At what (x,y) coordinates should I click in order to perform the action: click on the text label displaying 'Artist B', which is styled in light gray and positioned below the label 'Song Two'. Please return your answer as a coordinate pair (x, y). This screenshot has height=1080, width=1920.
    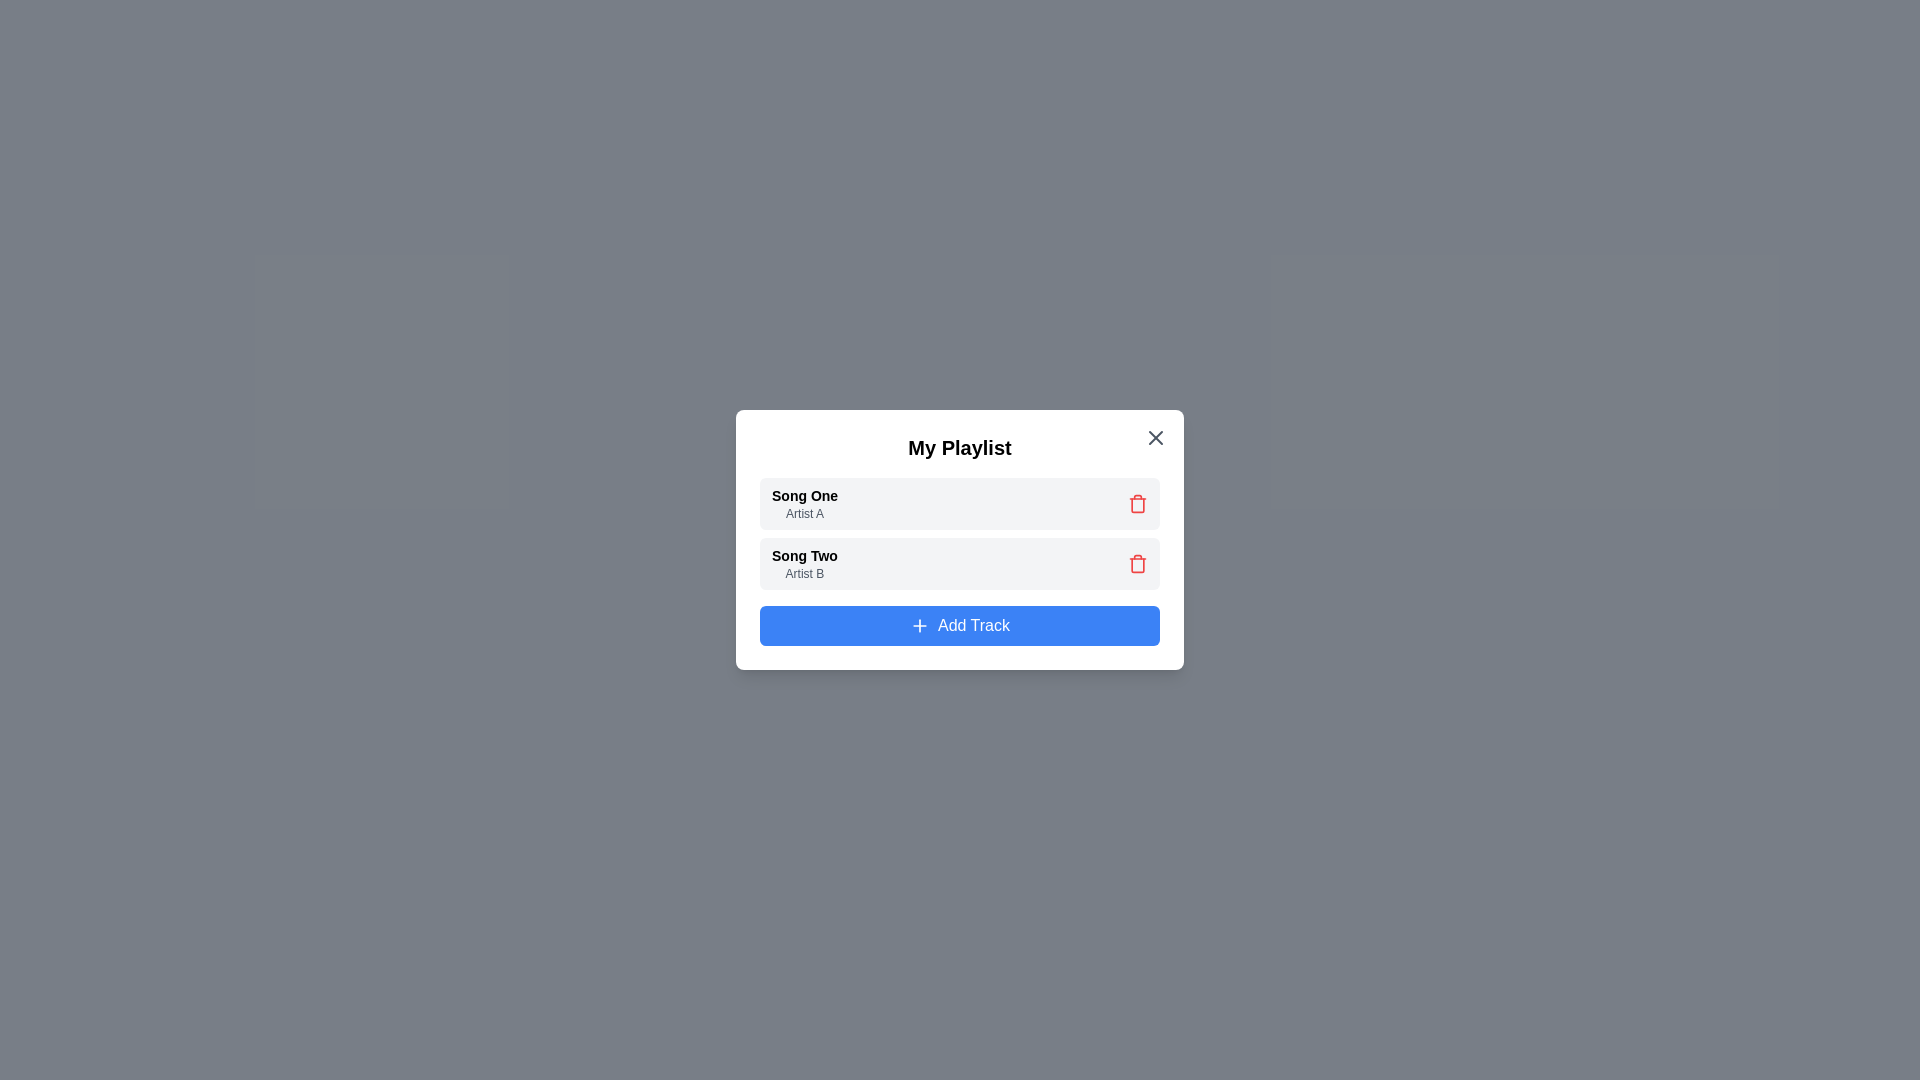
    Looking at the image, I should click on (804, 574).